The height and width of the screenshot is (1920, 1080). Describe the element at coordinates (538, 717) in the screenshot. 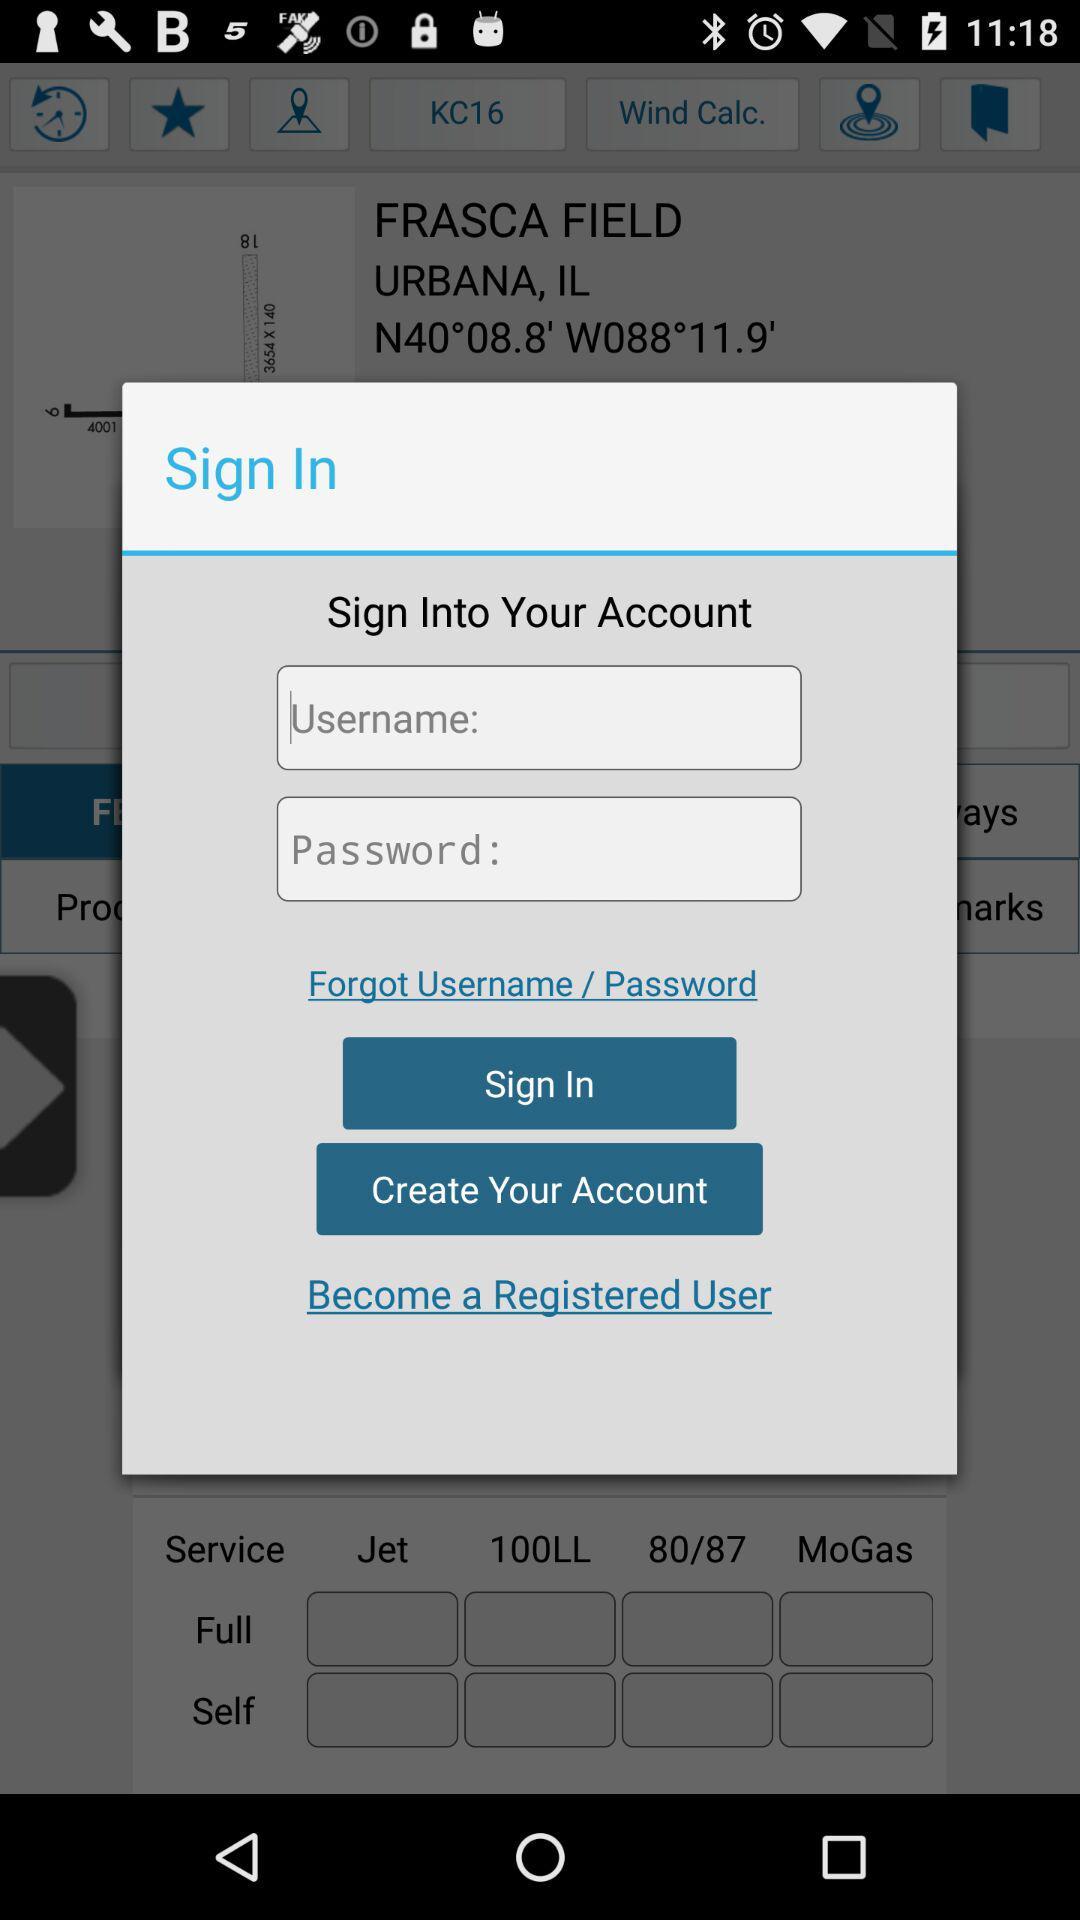

I see `your username to login` at that location.